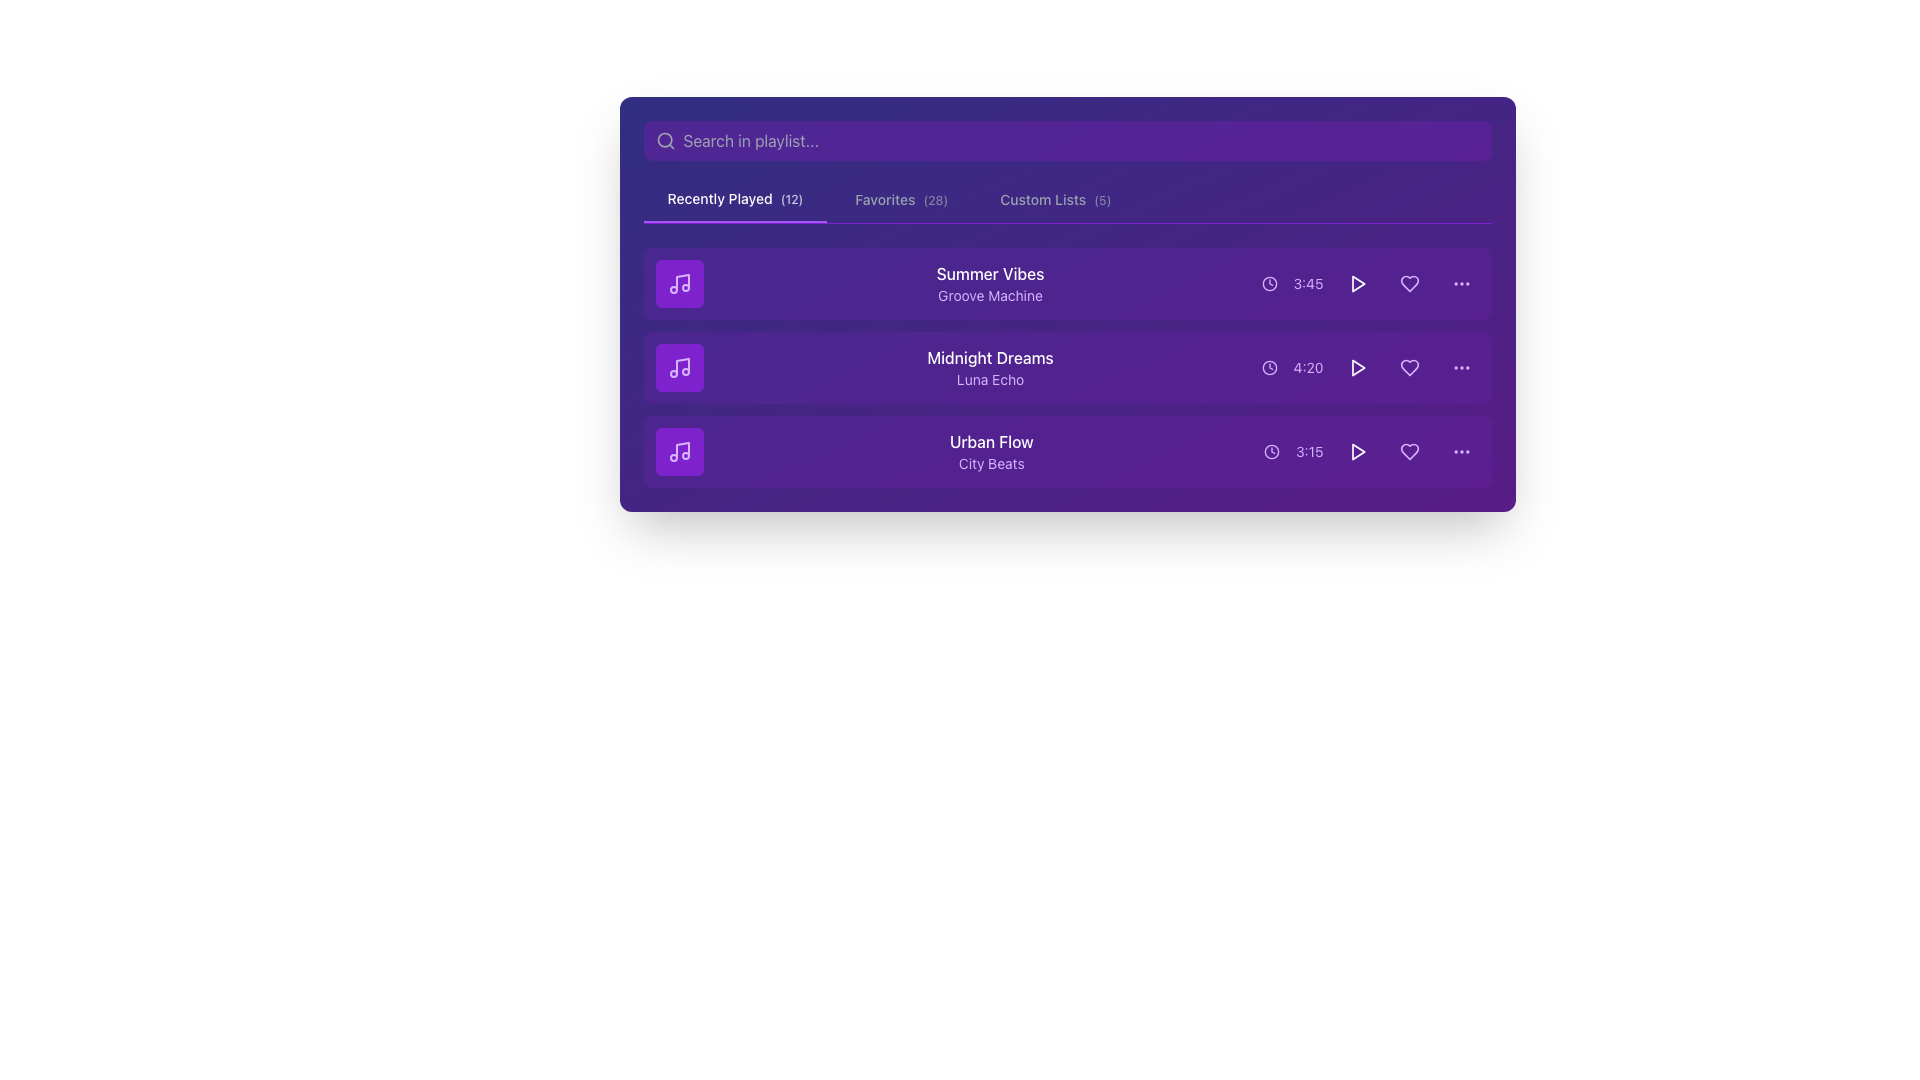 Image resolution: width=1920 pixels, height=1080 pixels. Describe the element at coordinates (1358, 367) in the screenshot. I see `the right-facing triangular play icon, which is styled in white and located in the second row of the music playback interface` at that location.